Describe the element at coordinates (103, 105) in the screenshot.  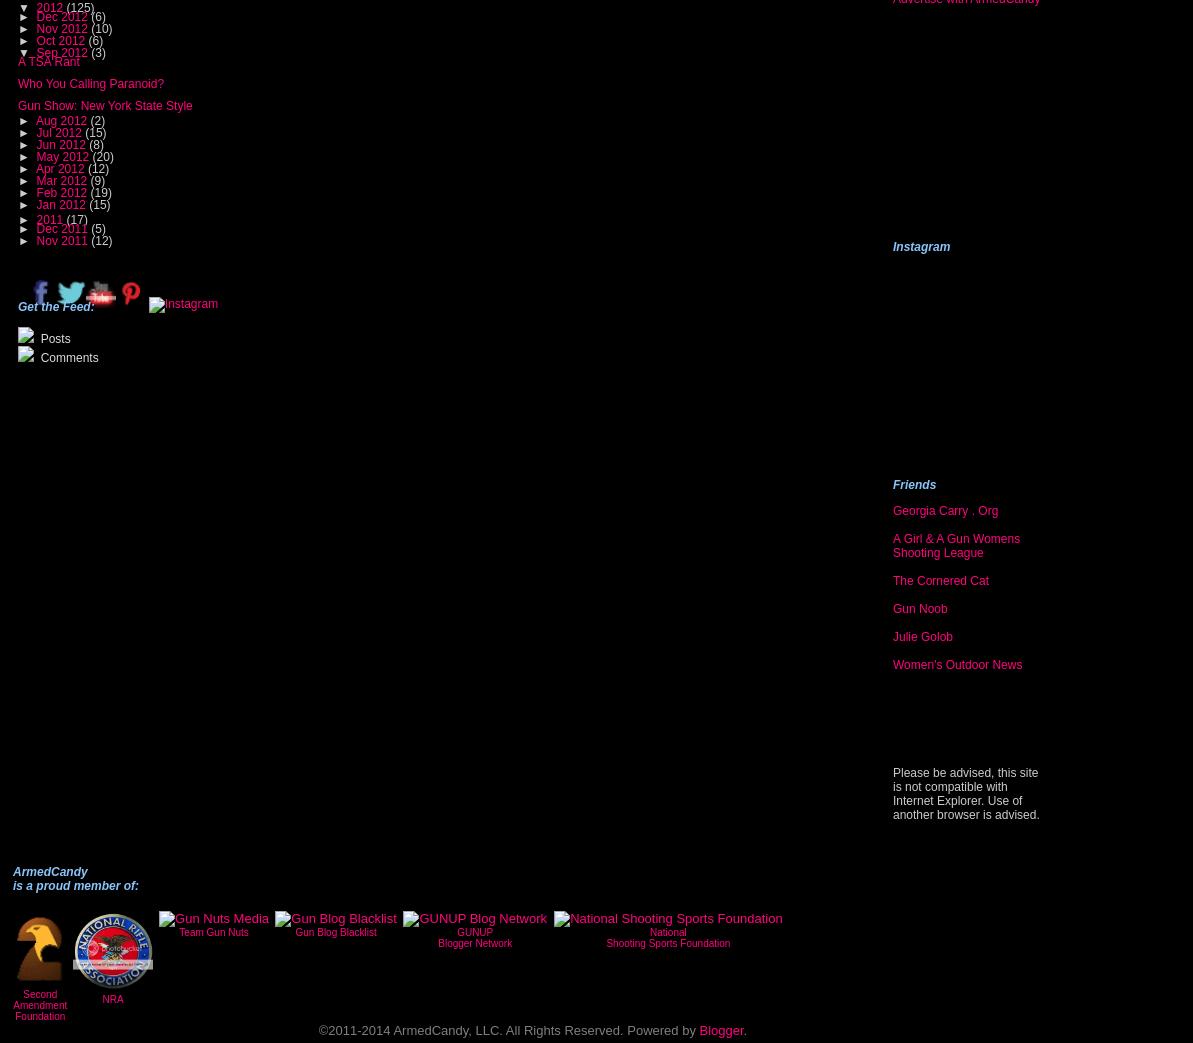
I see `'Gun Show: New York State Style'` at that location.